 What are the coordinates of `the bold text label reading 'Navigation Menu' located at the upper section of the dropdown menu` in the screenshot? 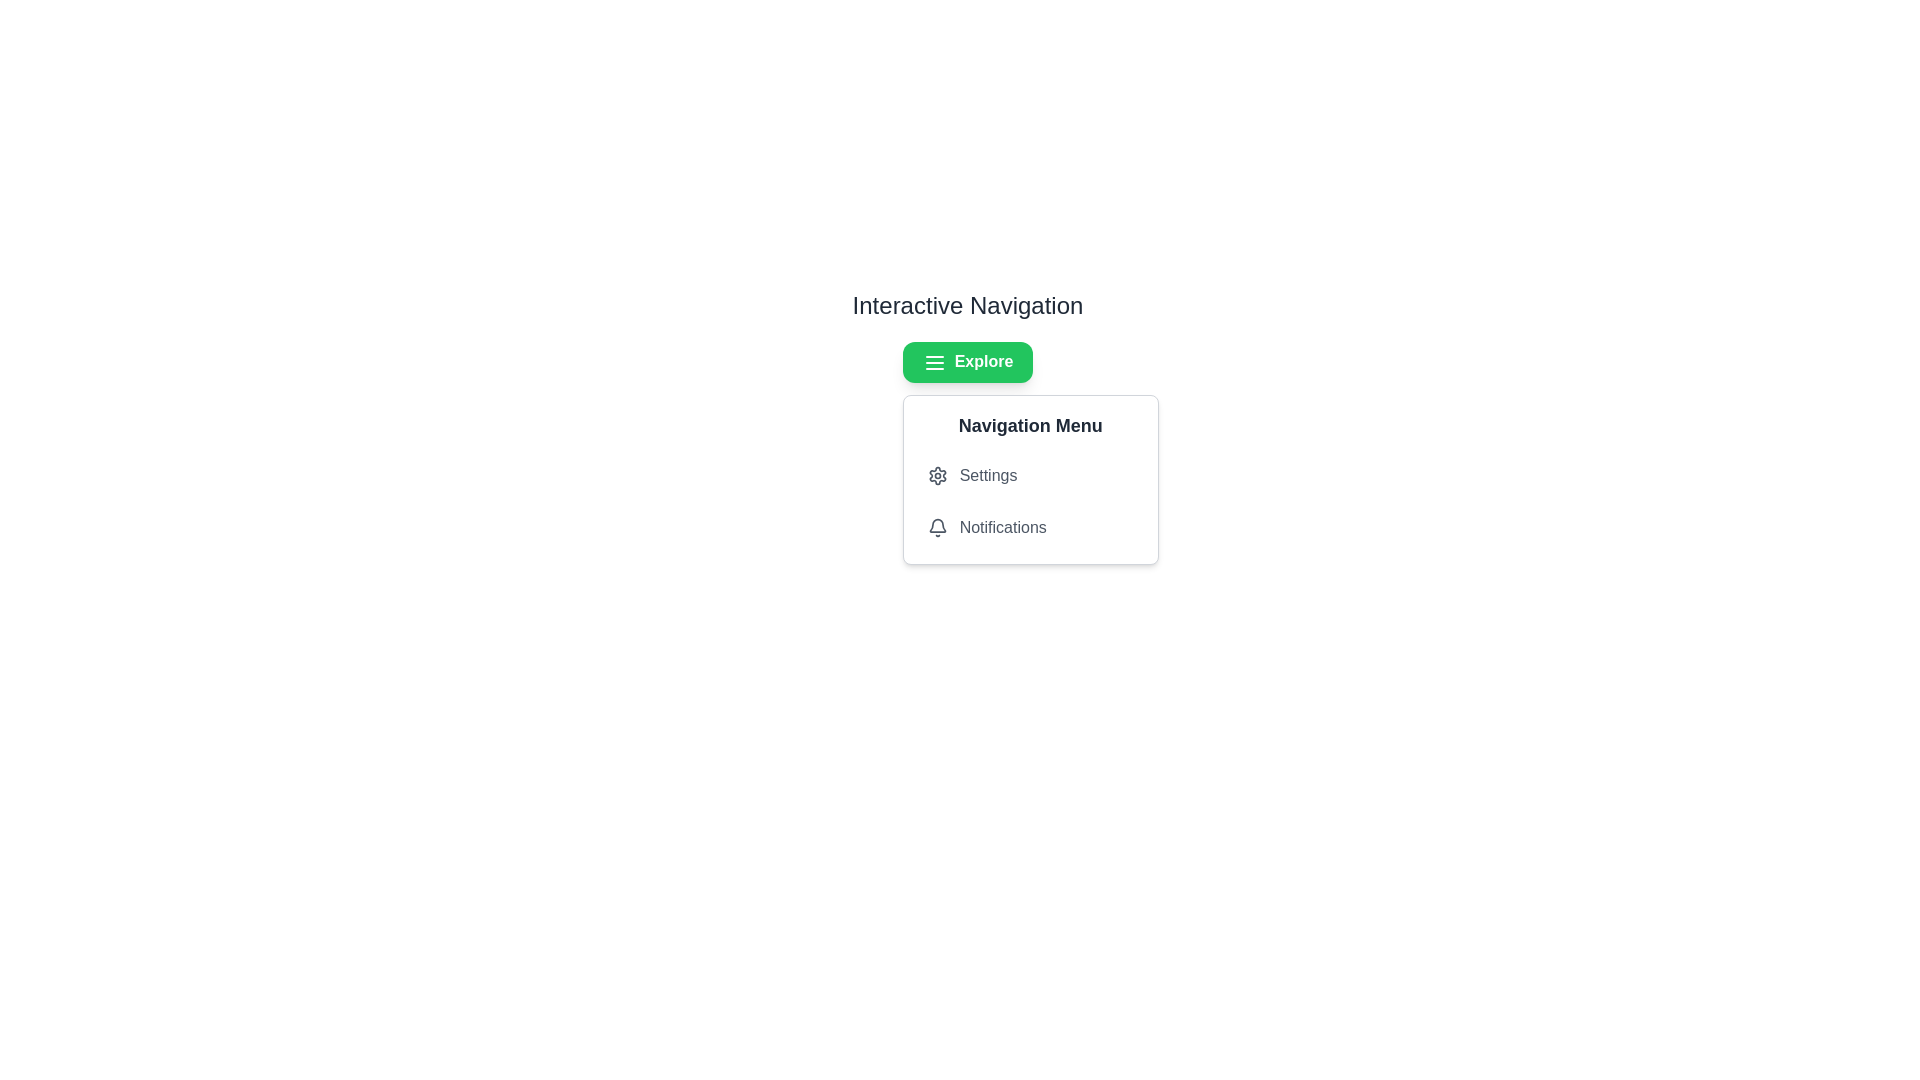 It's located at (1030, 424).